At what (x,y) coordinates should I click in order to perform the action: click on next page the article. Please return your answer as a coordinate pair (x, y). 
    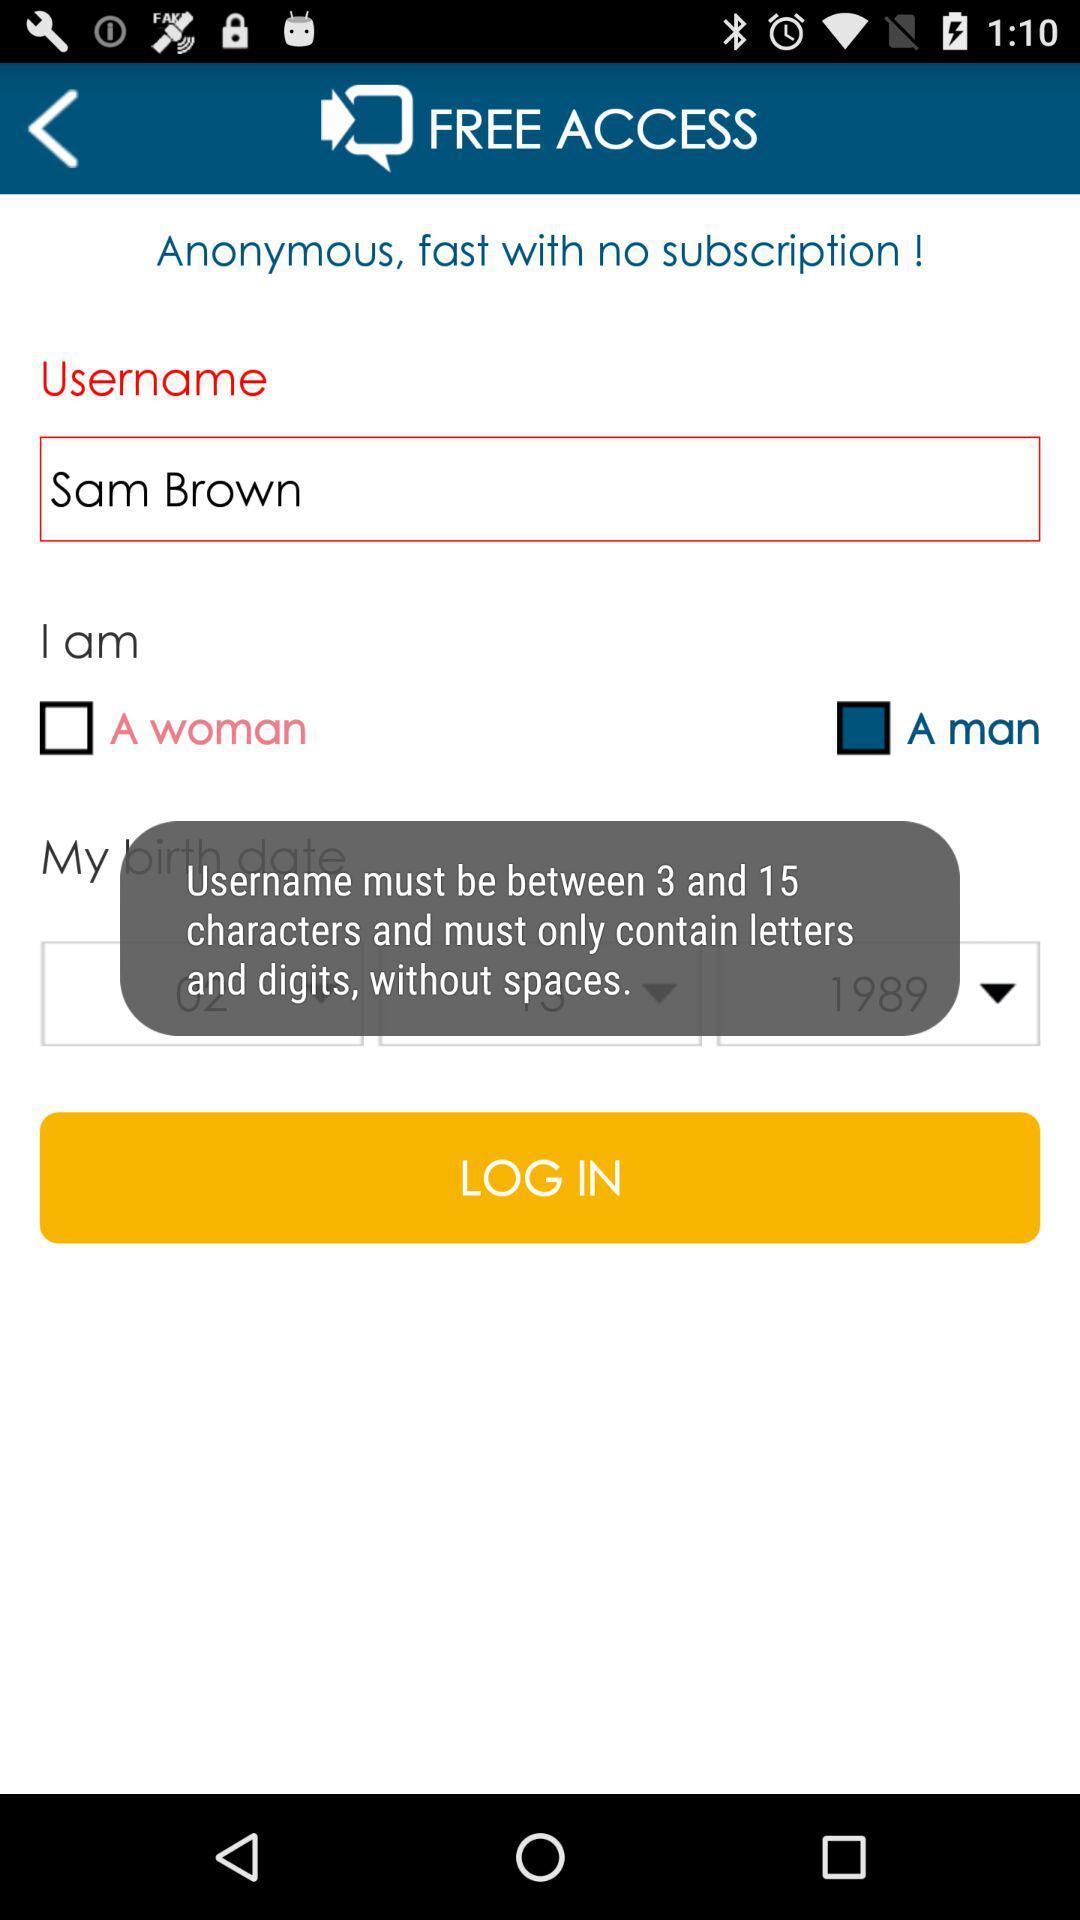
    Looking at the image, I should click on (51, 127).